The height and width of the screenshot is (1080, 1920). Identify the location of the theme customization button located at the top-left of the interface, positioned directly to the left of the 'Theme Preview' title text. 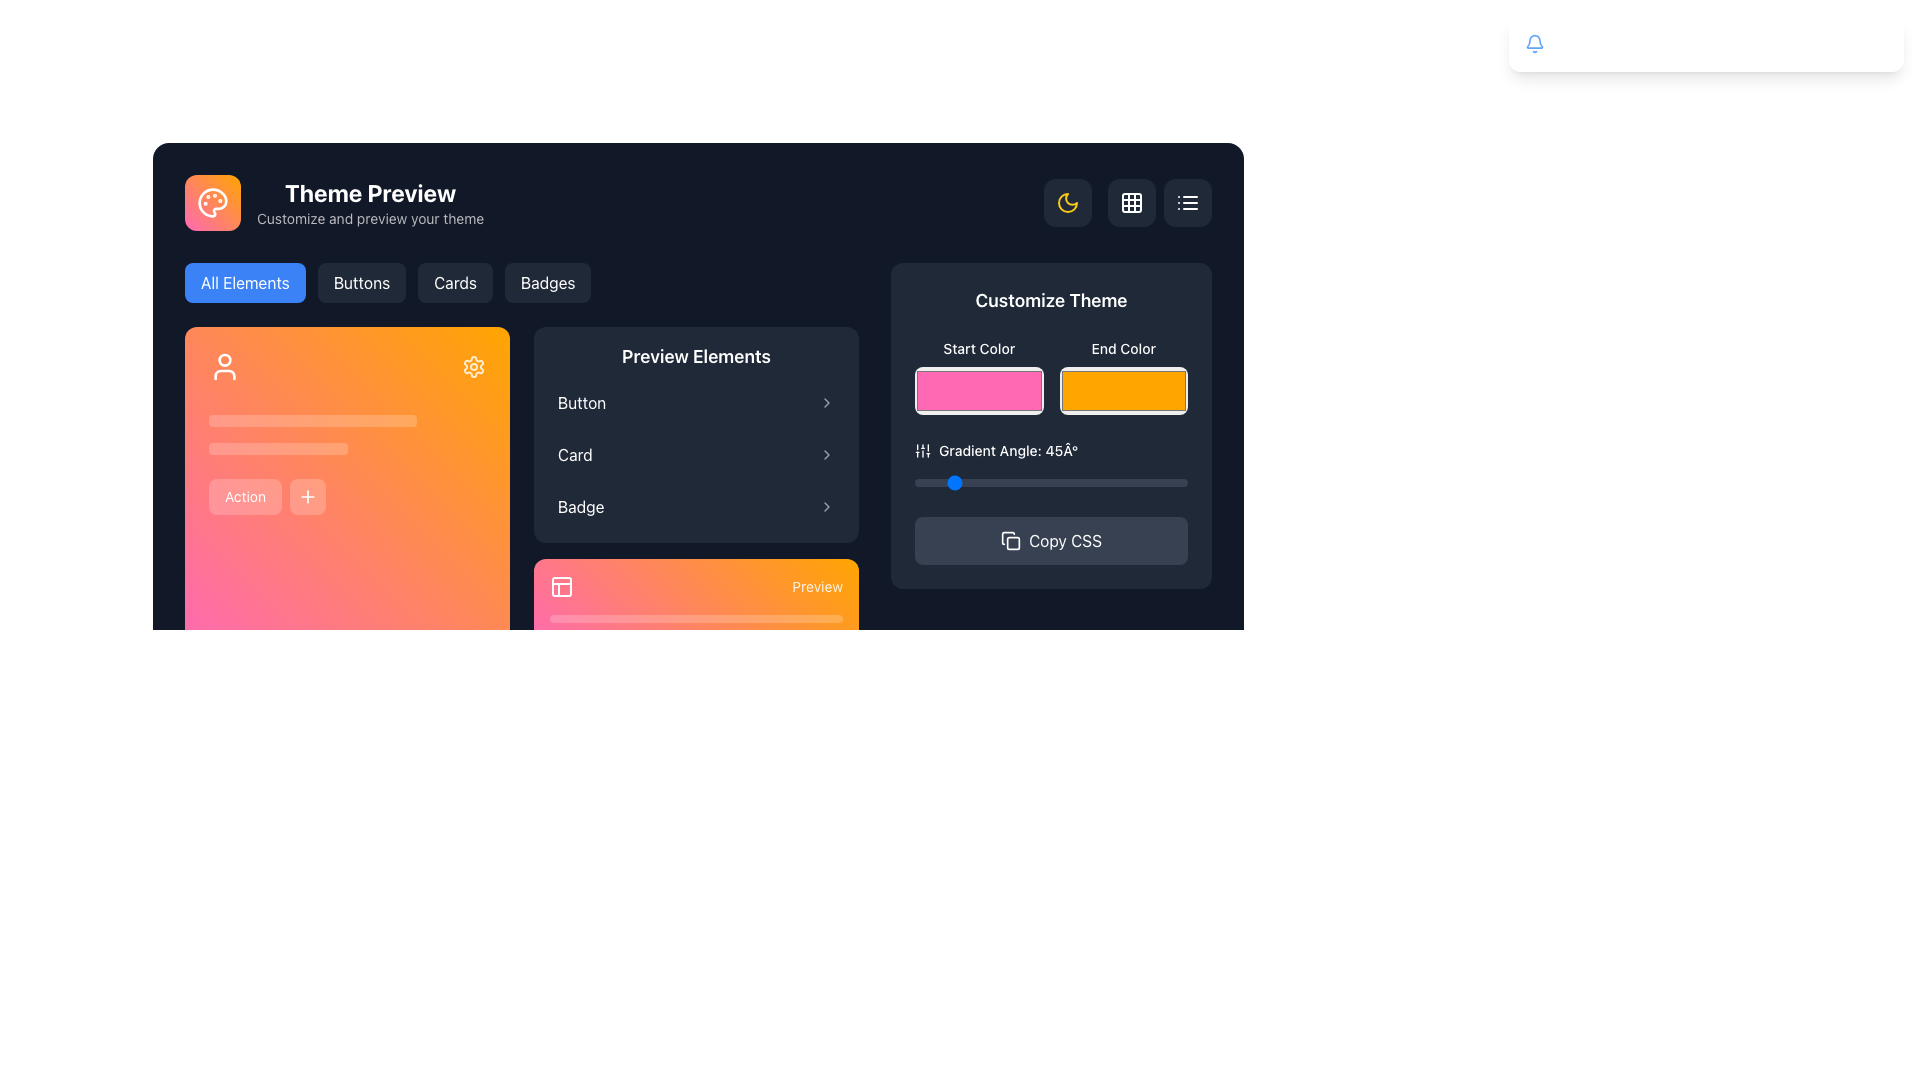
(212, 203).